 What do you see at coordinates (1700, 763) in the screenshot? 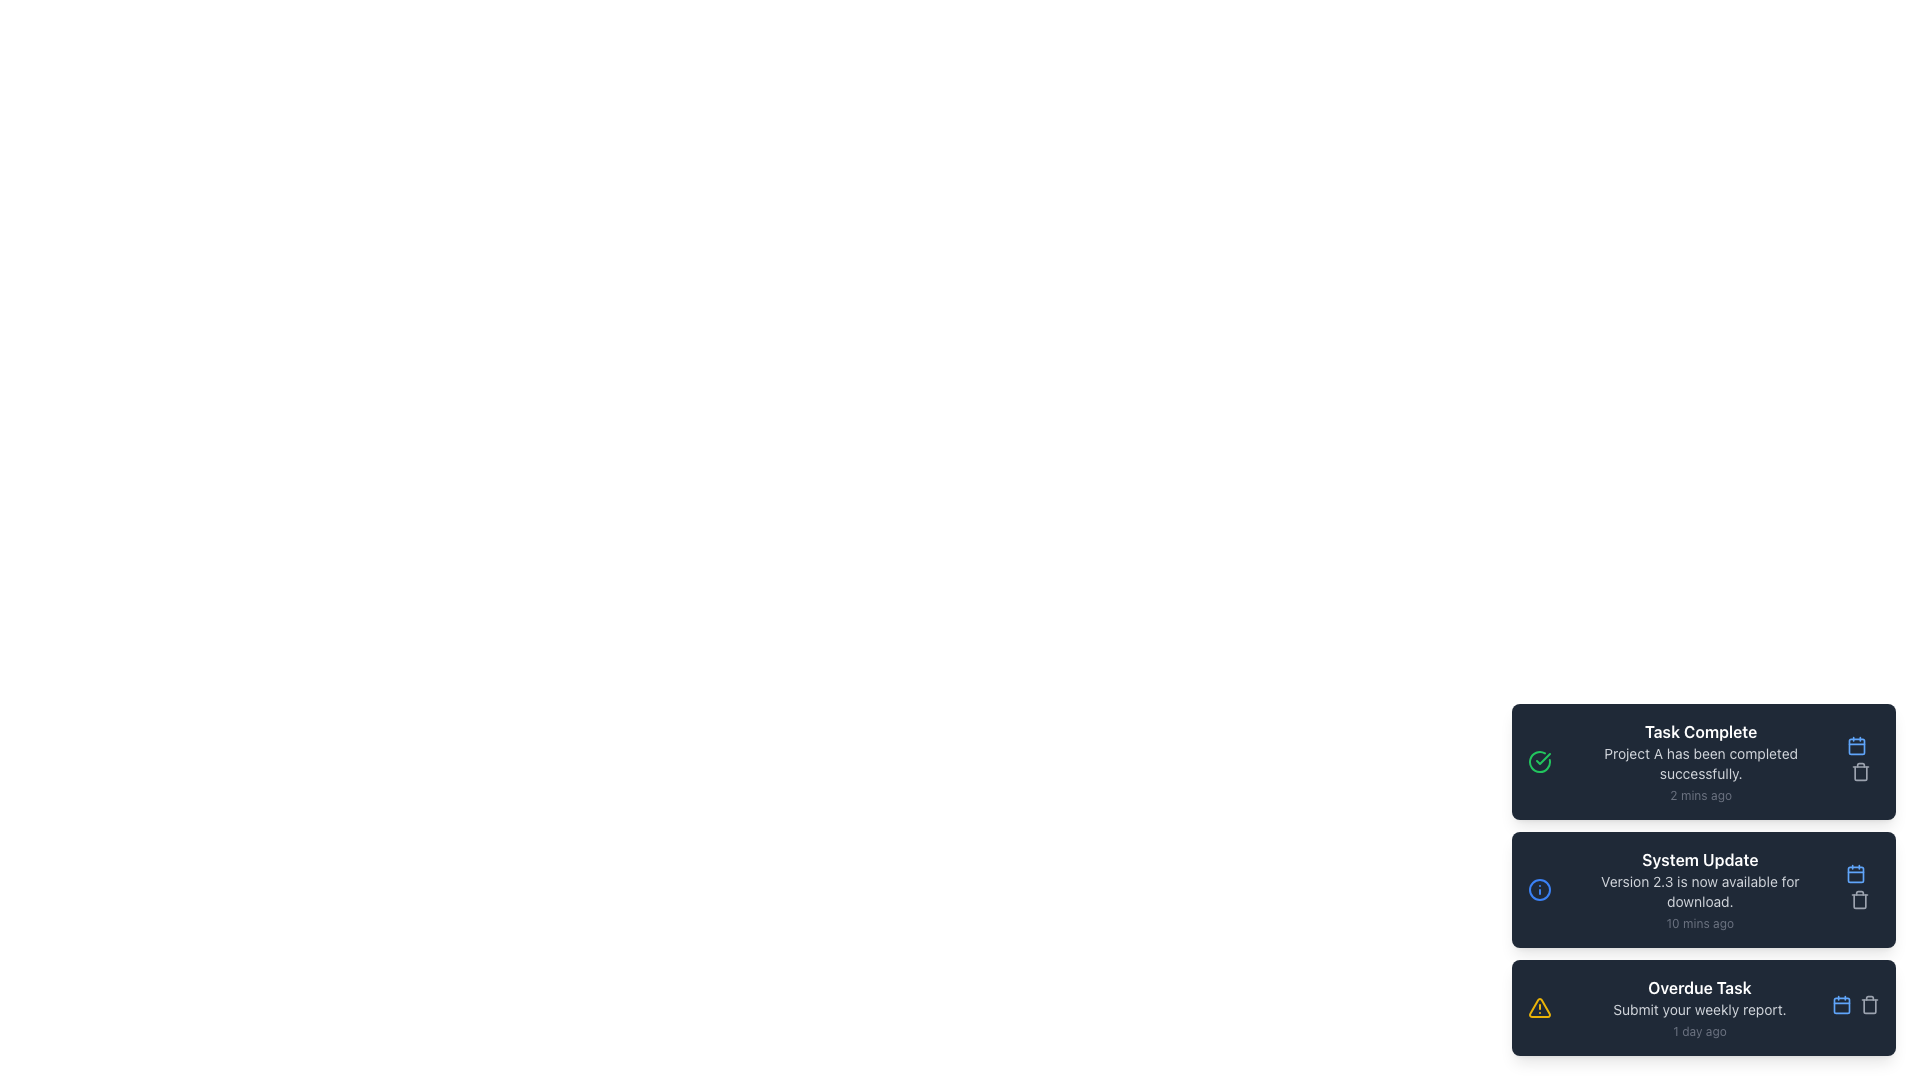
I see `secondary descriptive text located within the notification component, which is positioned below the main title 'Task Complete' and above the timestamp '2 mins ago'` at bounding box center [1700, 763].